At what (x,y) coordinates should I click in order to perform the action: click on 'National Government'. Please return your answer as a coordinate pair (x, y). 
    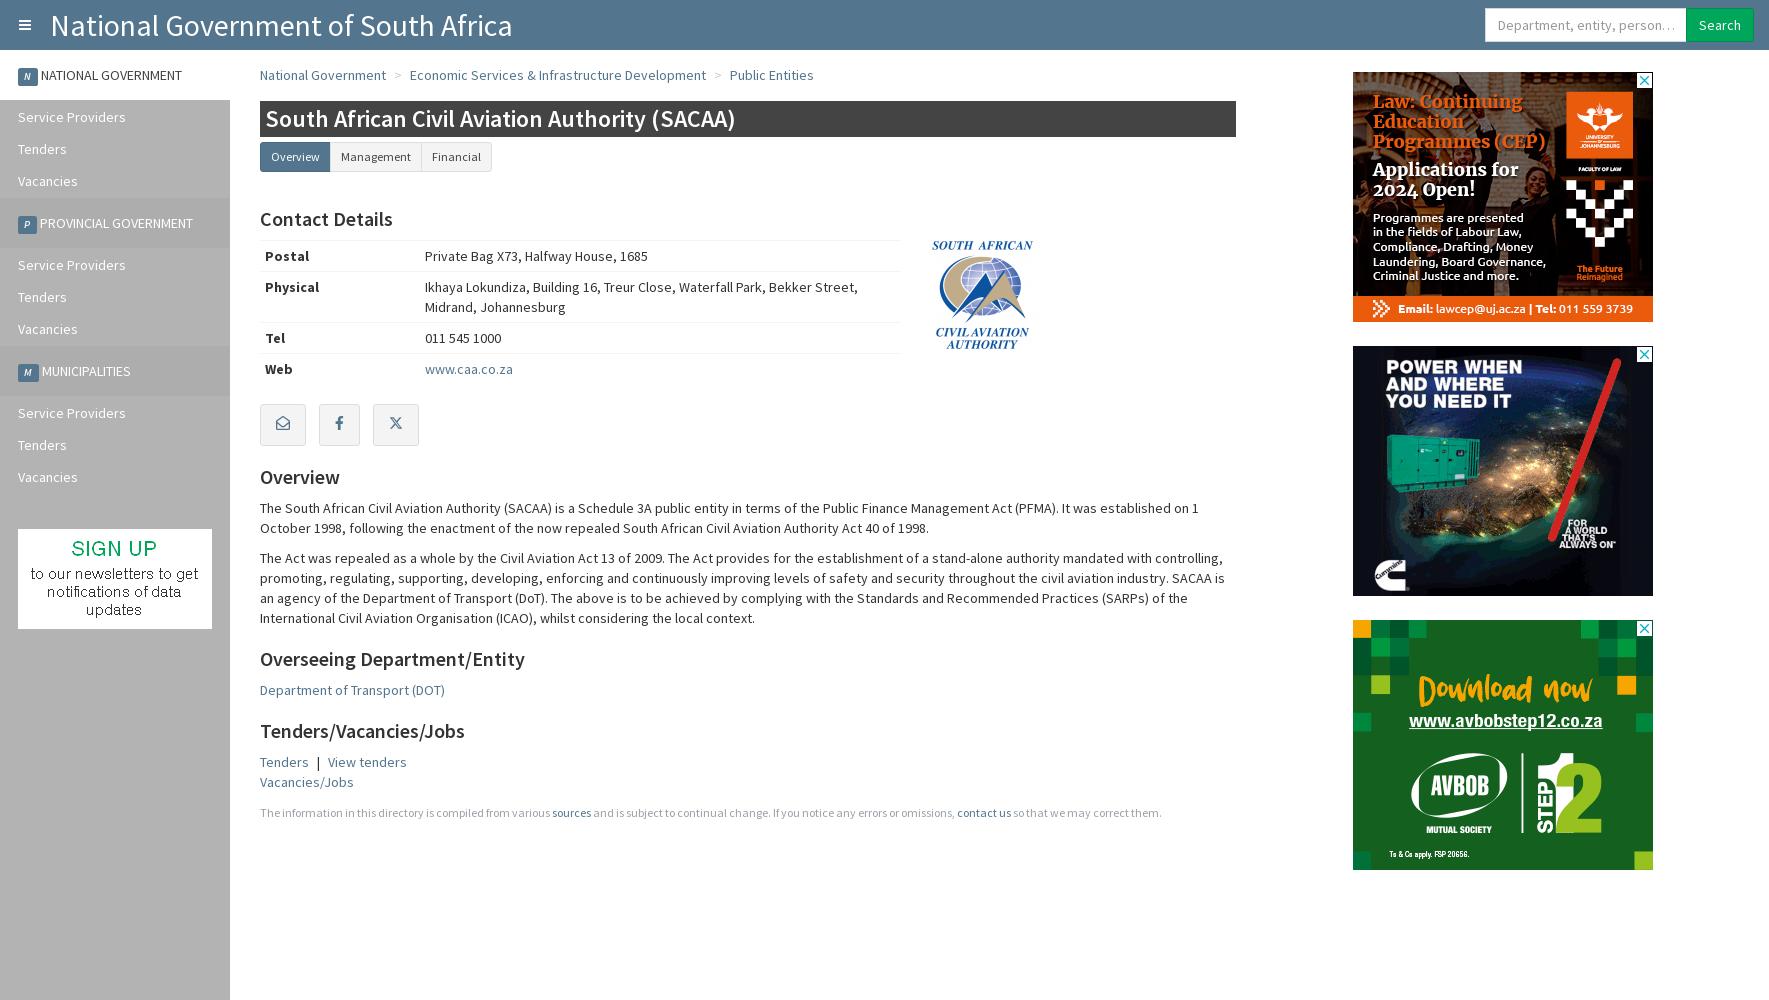
    Looking at the image, I should click on (323, 74).